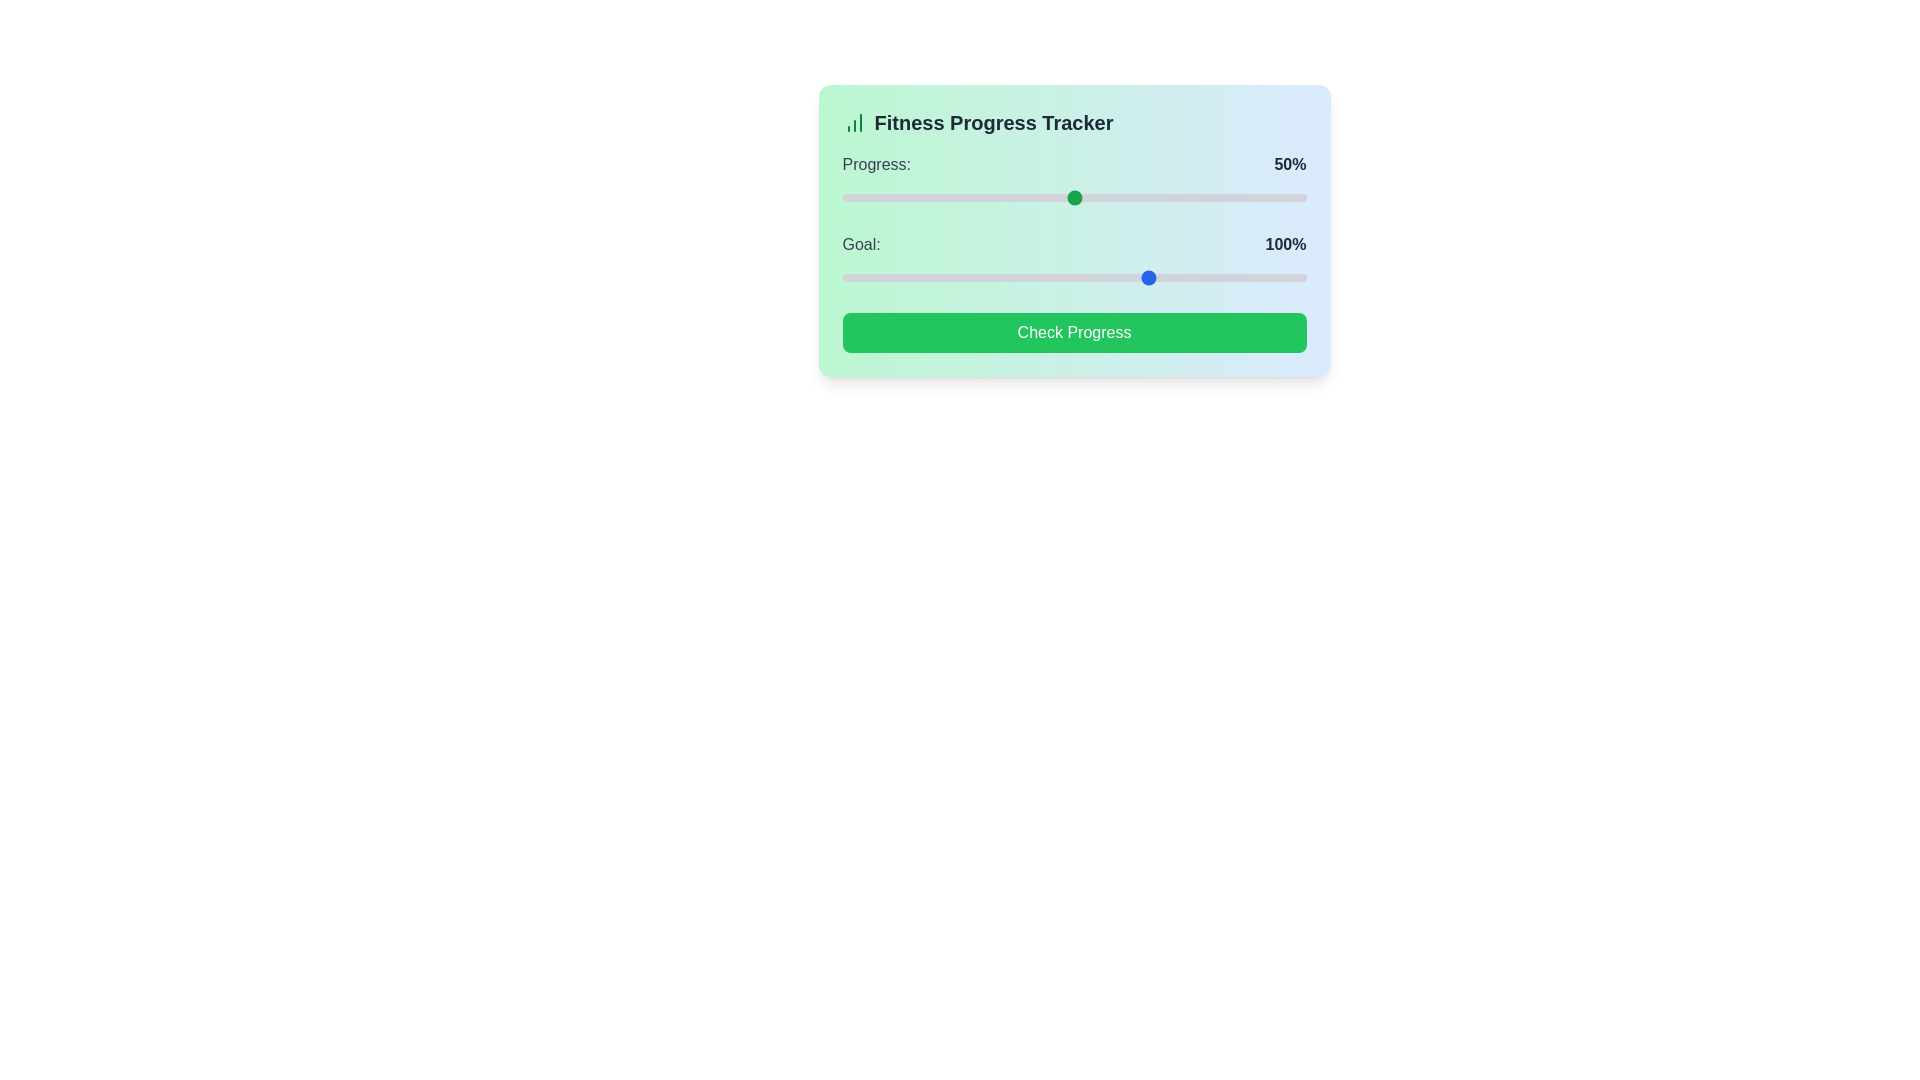  Describe the element at coordinates (1073, 331) in the screenshot. I see `'Check Progress' button` at that location.